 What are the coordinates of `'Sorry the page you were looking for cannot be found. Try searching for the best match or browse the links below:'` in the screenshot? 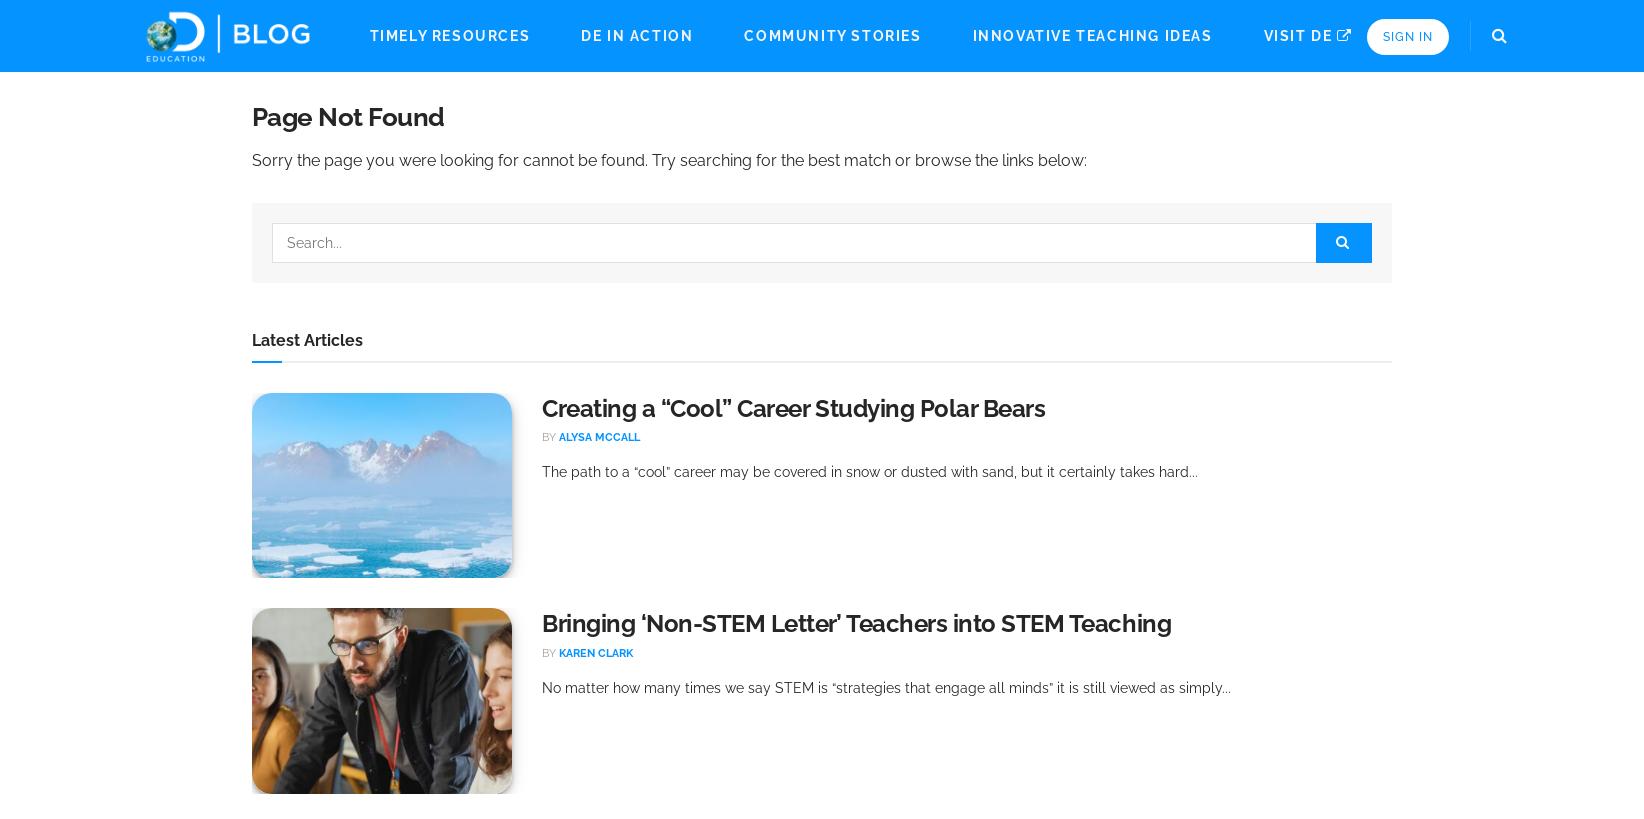 It's located at (669, 159).